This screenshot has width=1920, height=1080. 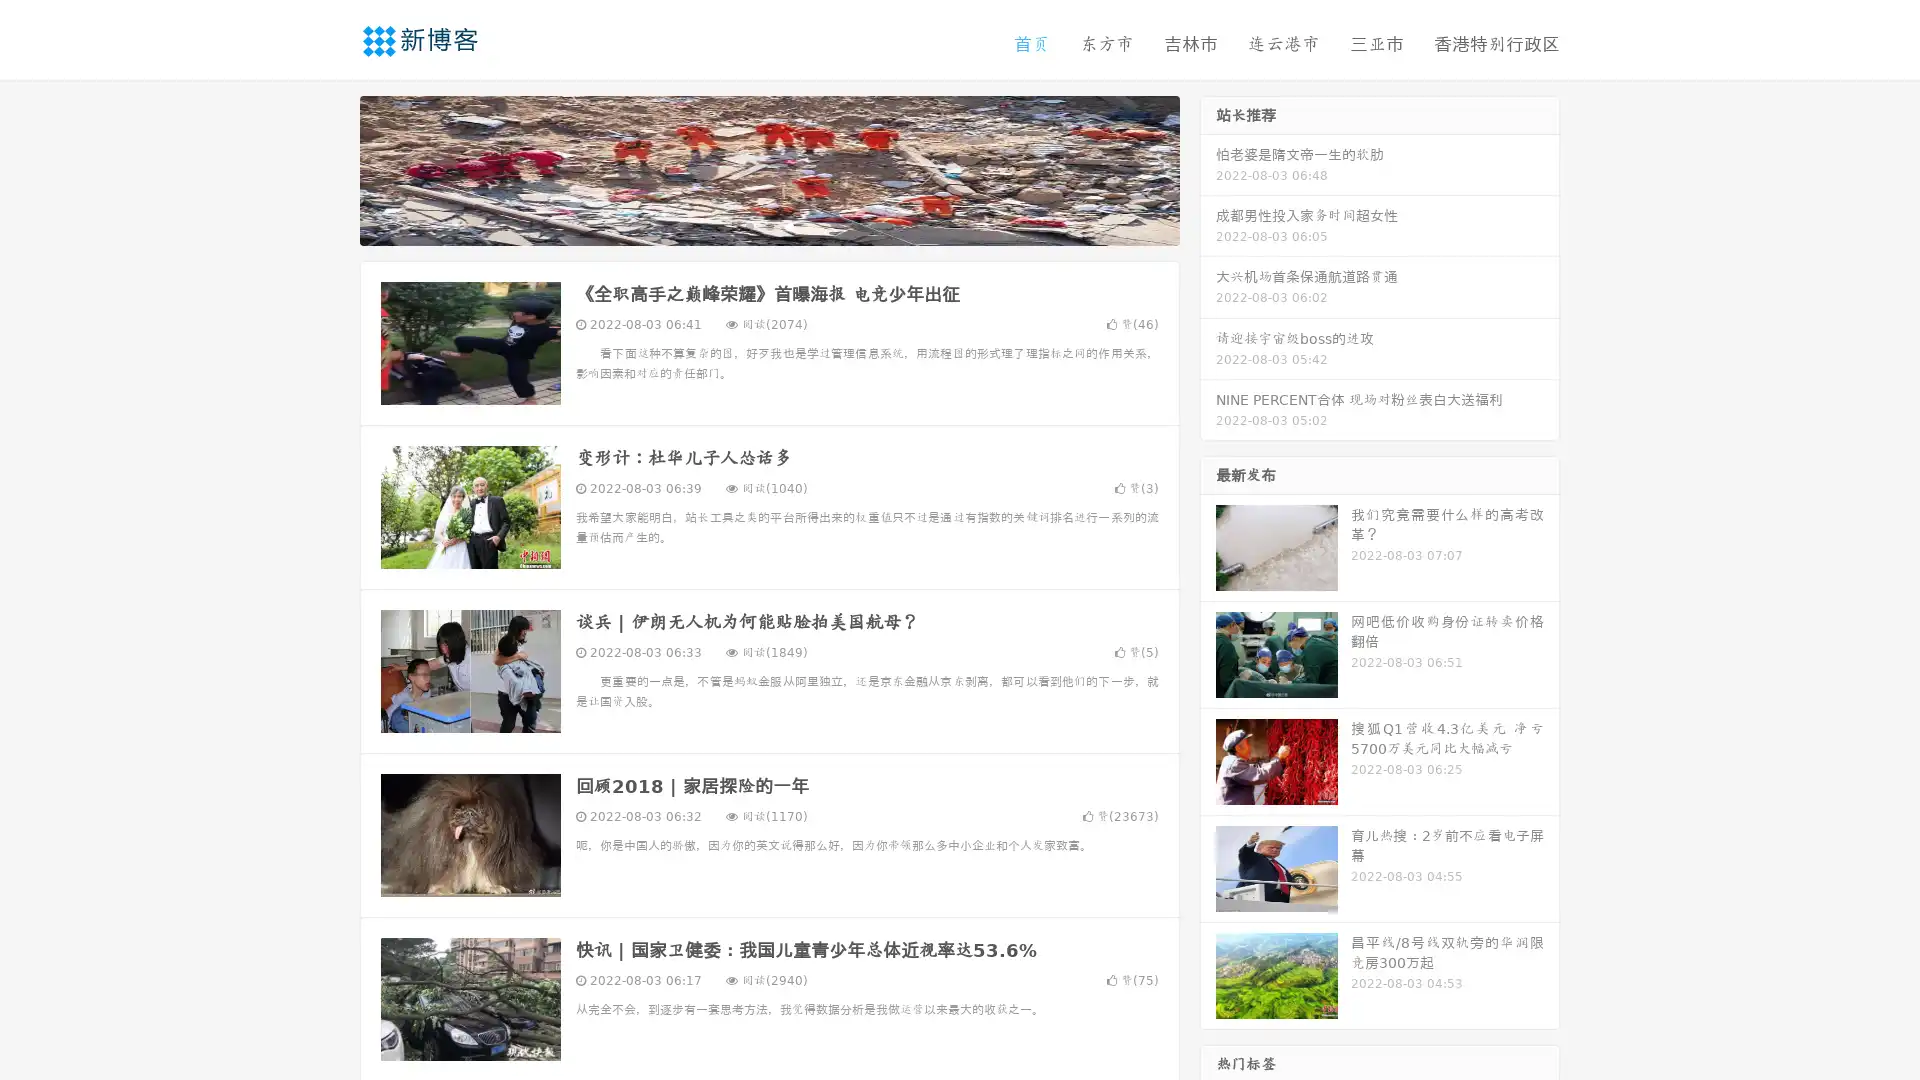 What do you see at coordinates (748, 225) in the screenshot?
I see `Go to slide 1` at bounding box center [748, 225].